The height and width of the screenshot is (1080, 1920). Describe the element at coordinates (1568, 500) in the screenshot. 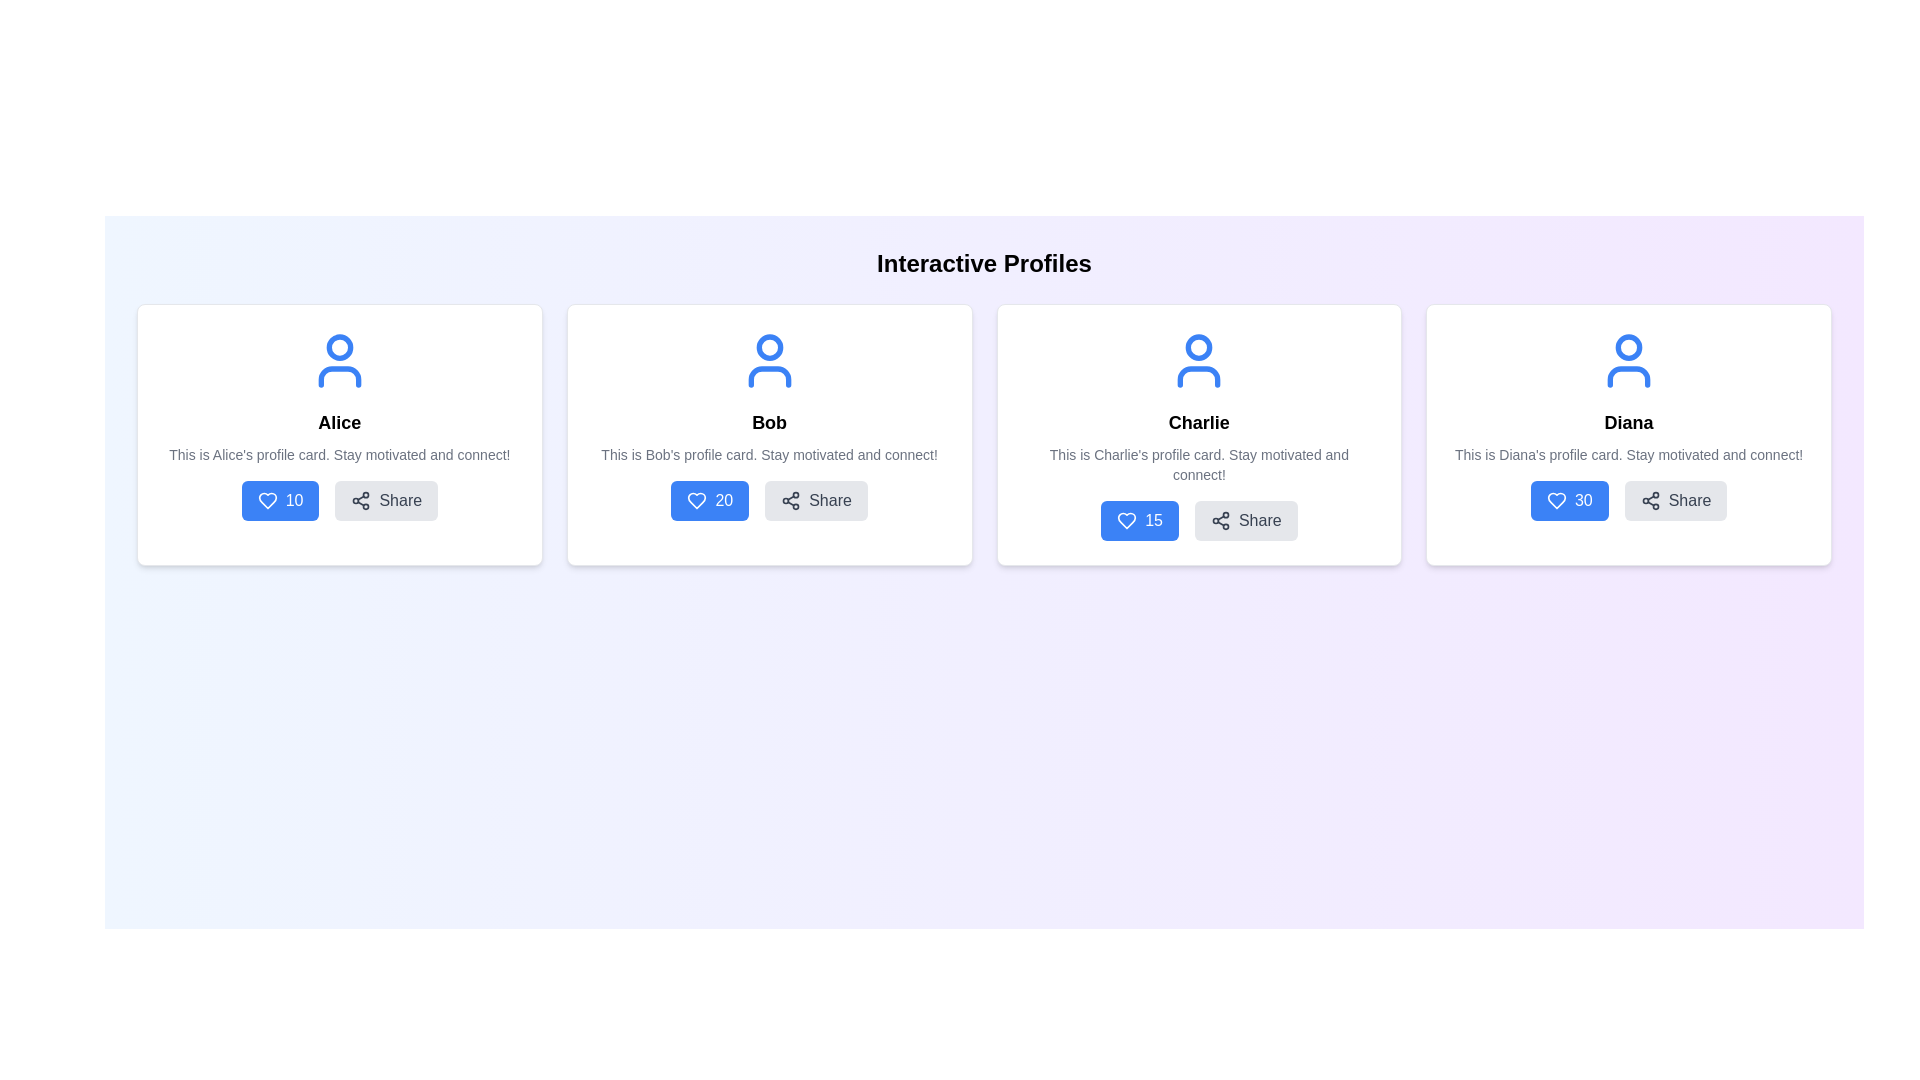

I see `the 'like' button for Diana's profile, which is the leftmost button in a group located beneath her profile card, to increment the like count` at that location.